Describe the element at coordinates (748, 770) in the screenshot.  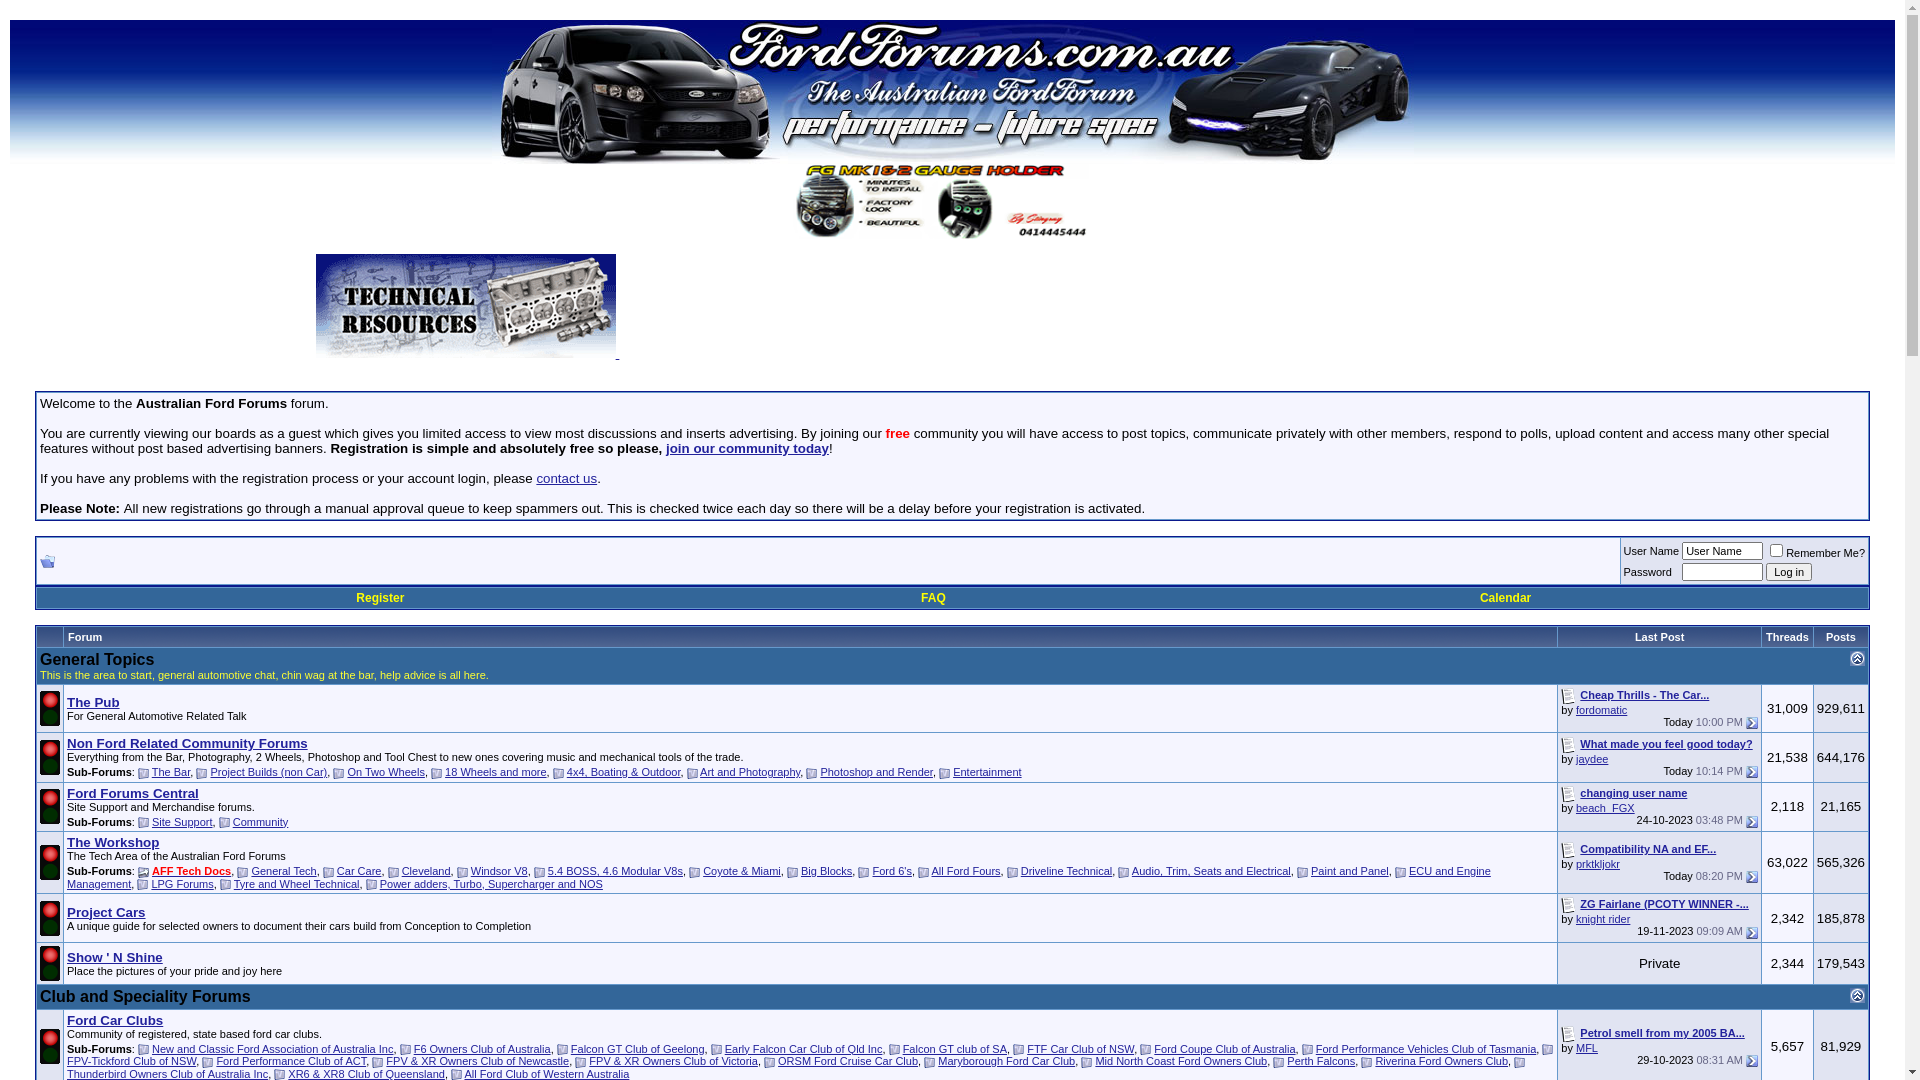
I see `'Art and Photography'` at that location.